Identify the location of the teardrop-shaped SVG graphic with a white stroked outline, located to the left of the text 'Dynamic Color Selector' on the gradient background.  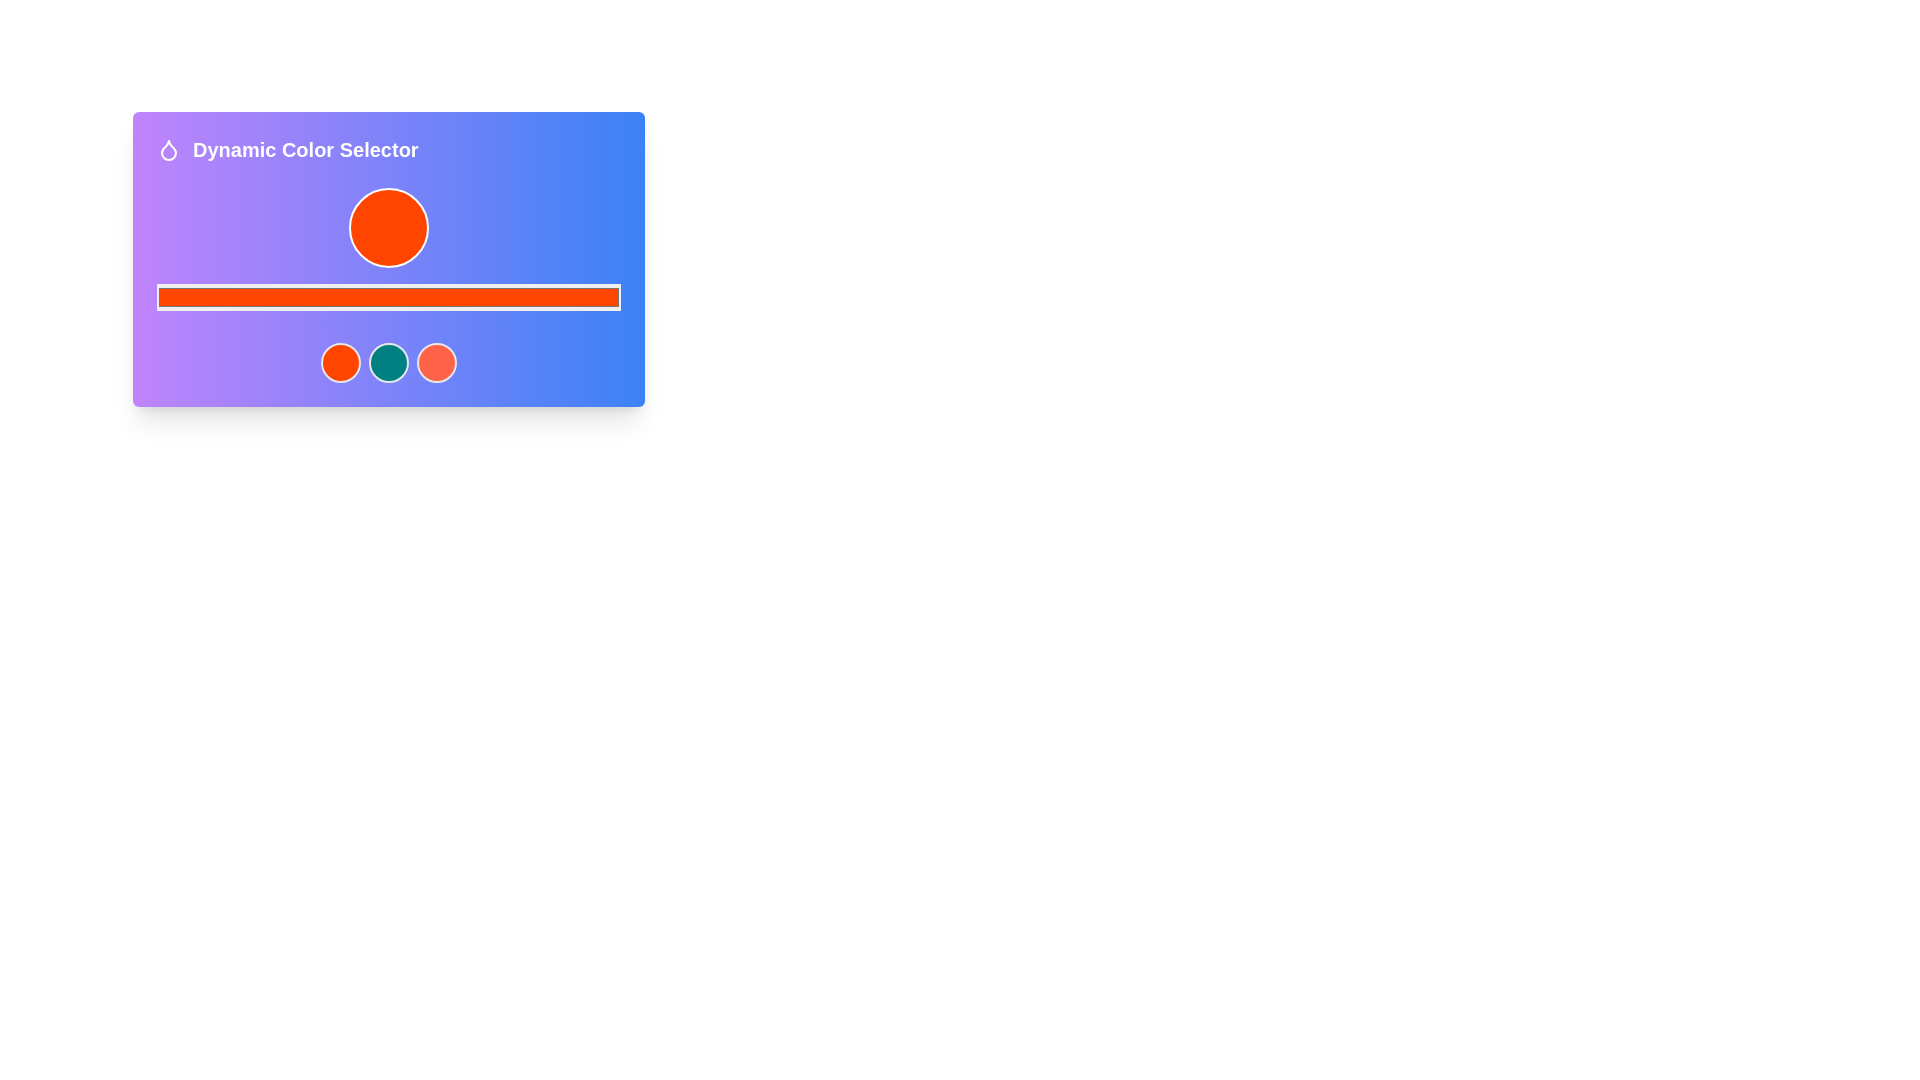
(168, 149).